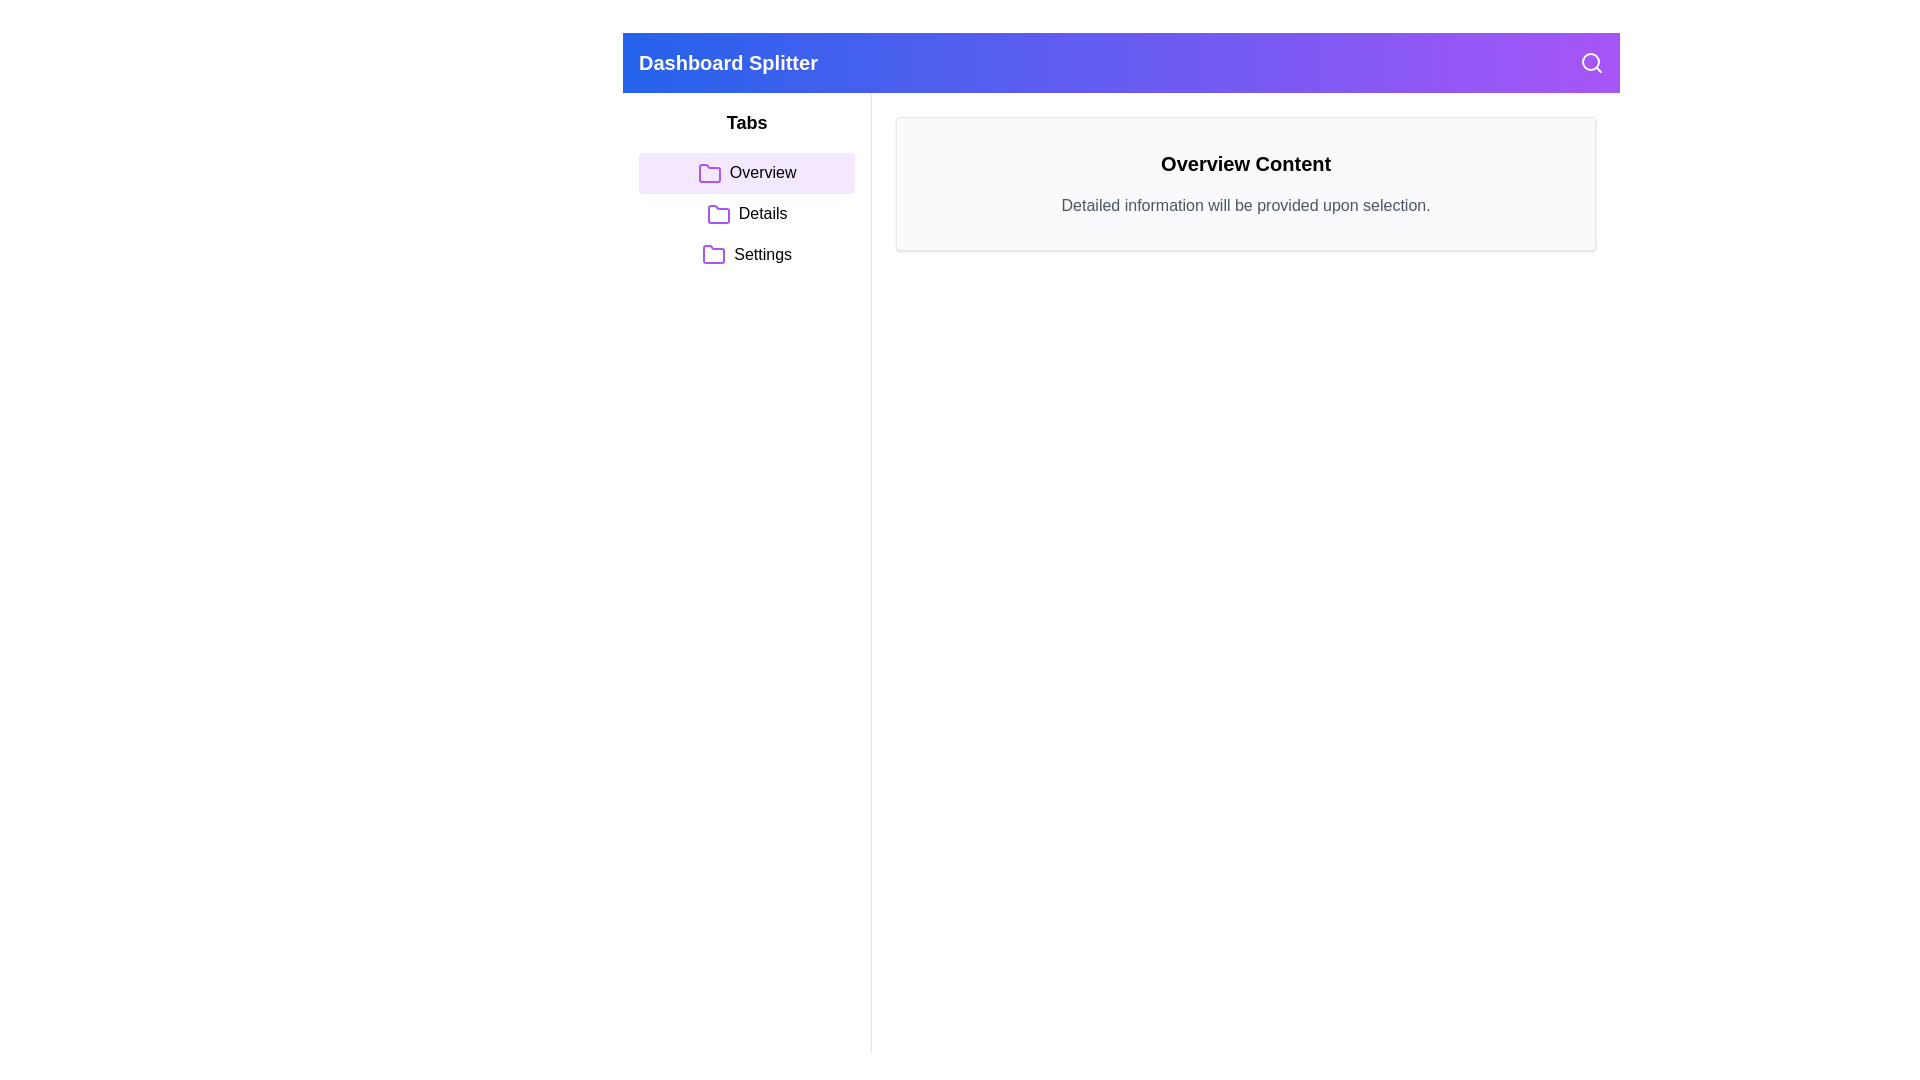  Describe the element at coordinates (709, 172) in the screenshot. I see `the purple folder SVG icon located to the left of the 'Overview' text in the sidebar navigation menu` at that location.